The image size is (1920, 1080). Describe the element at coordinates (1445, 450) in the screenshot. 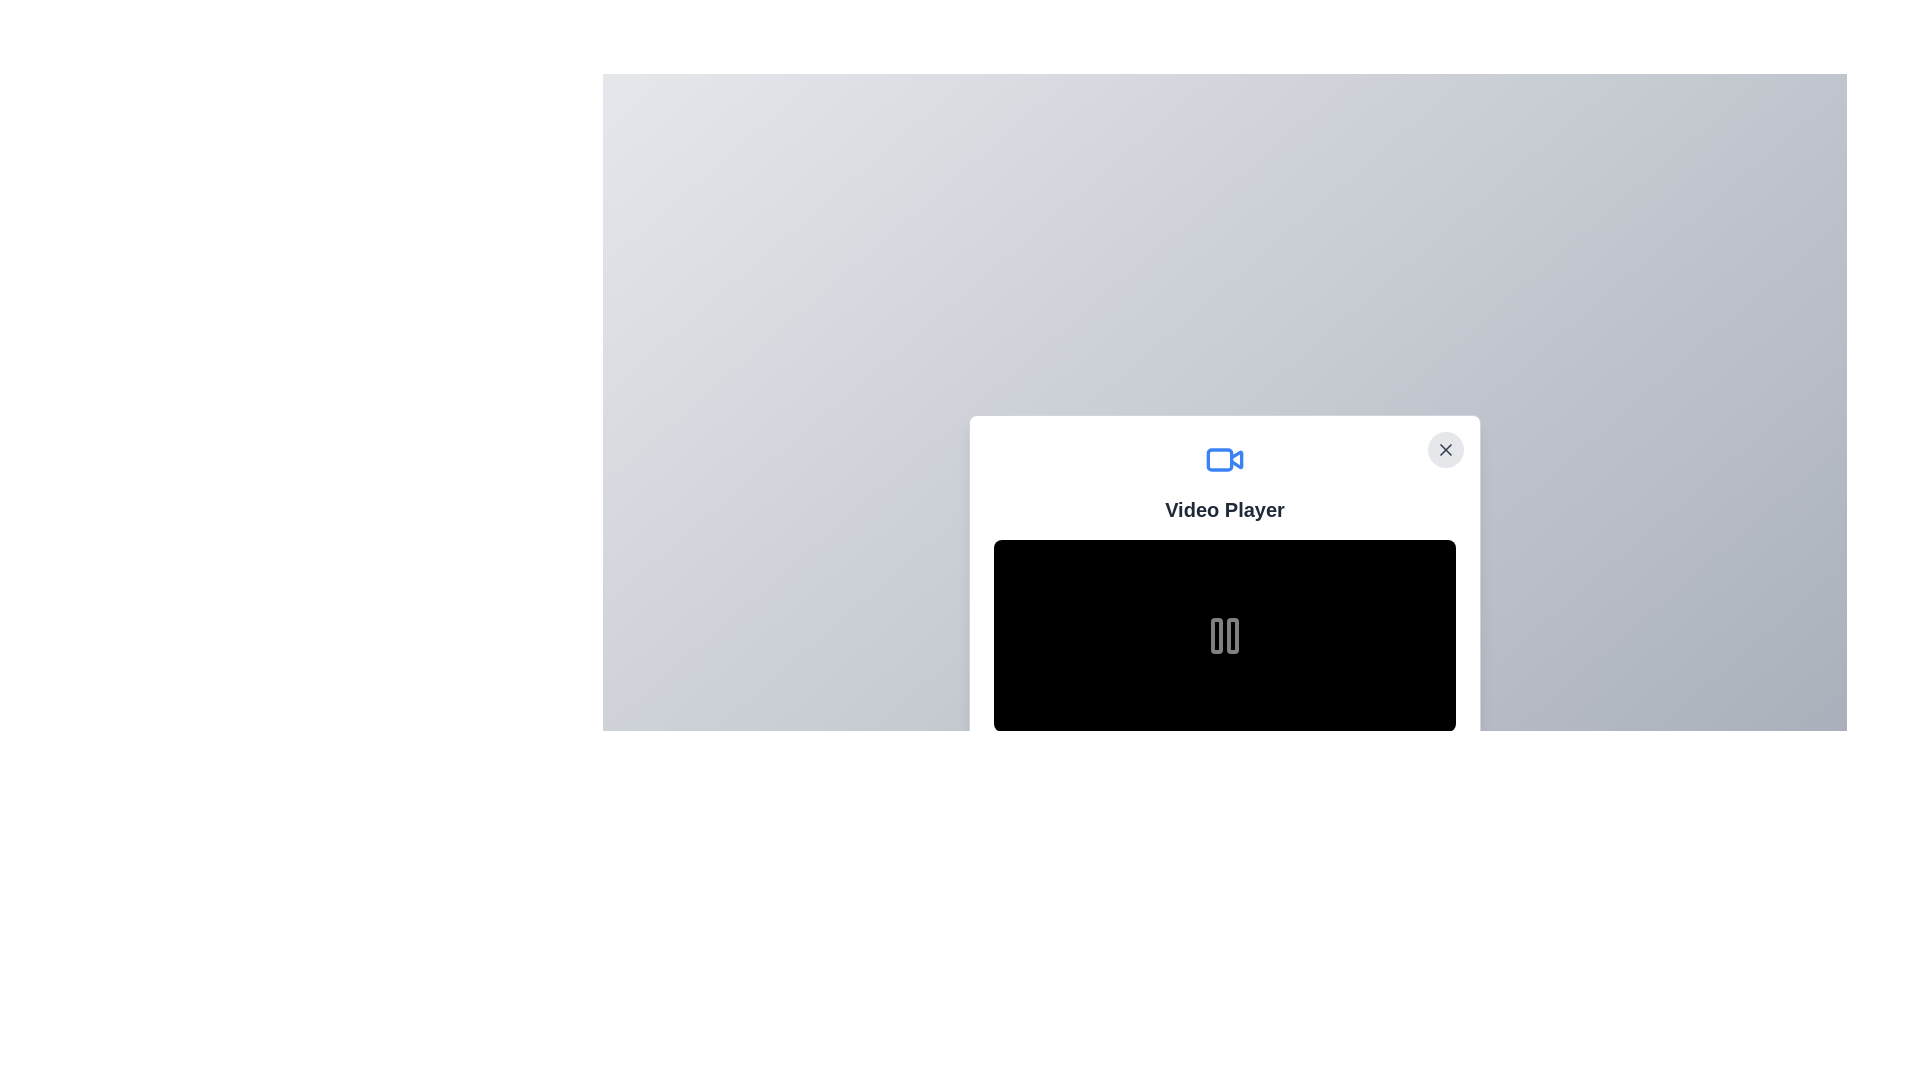

I see `the 'X' shaped close button, which is styled with a thin, rounded stroke and located in the top-right corner of the dialog box, to trigger a visual feedback effect` at that location.